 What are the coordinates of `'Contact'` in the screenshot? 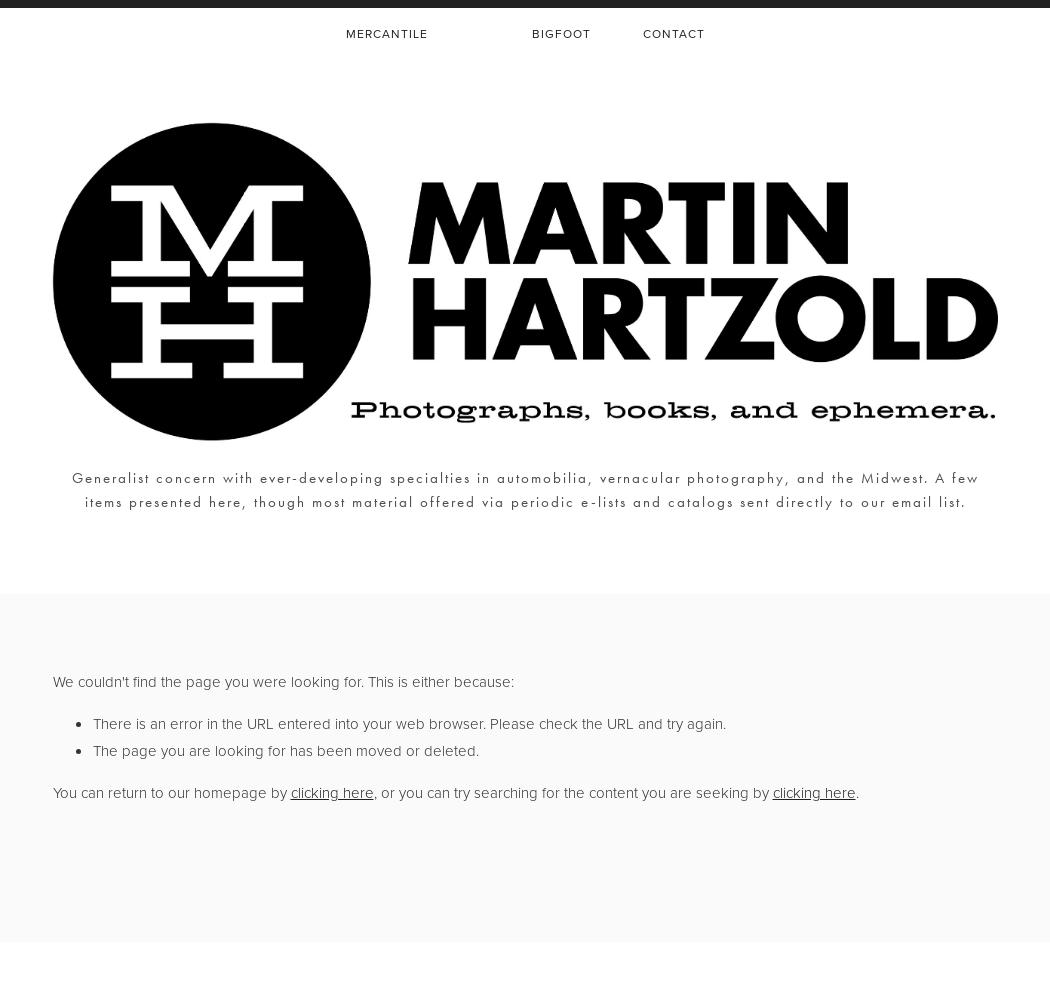 It's located at (672, 34).